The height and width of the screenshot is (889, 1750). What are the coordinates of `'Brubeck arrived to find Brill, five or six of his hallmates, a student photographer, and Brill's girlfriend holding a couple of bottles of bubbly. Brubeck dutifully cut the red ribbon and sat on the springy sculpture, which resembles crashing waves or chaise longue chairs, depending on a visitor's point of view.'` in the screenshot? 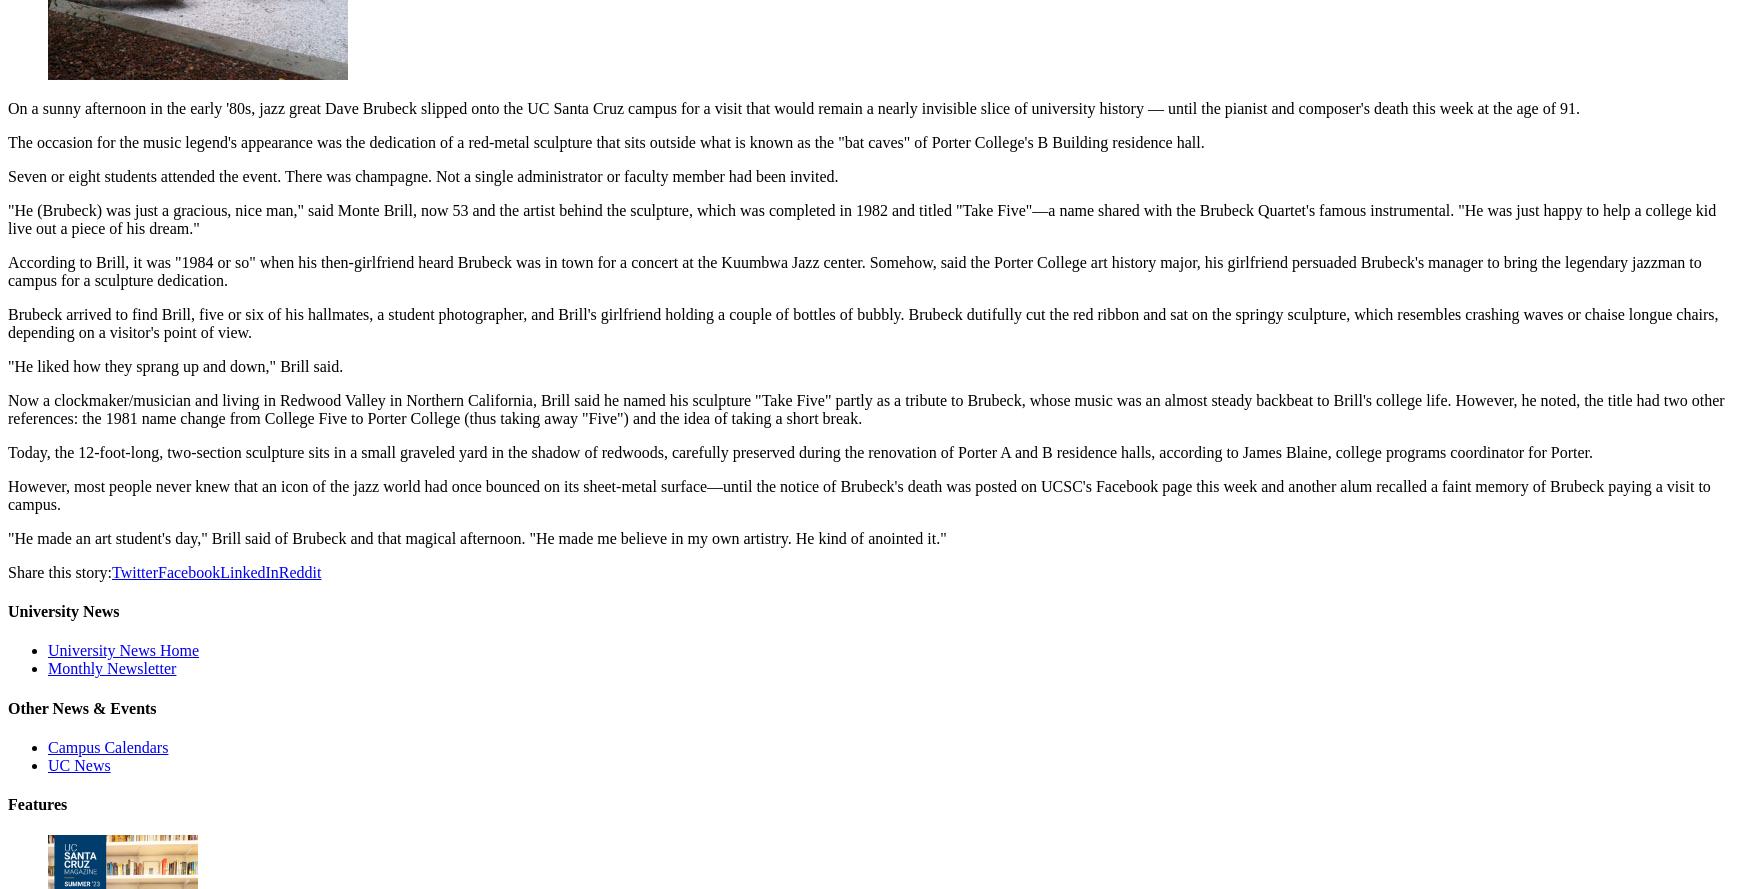 It's located at (7, 321).